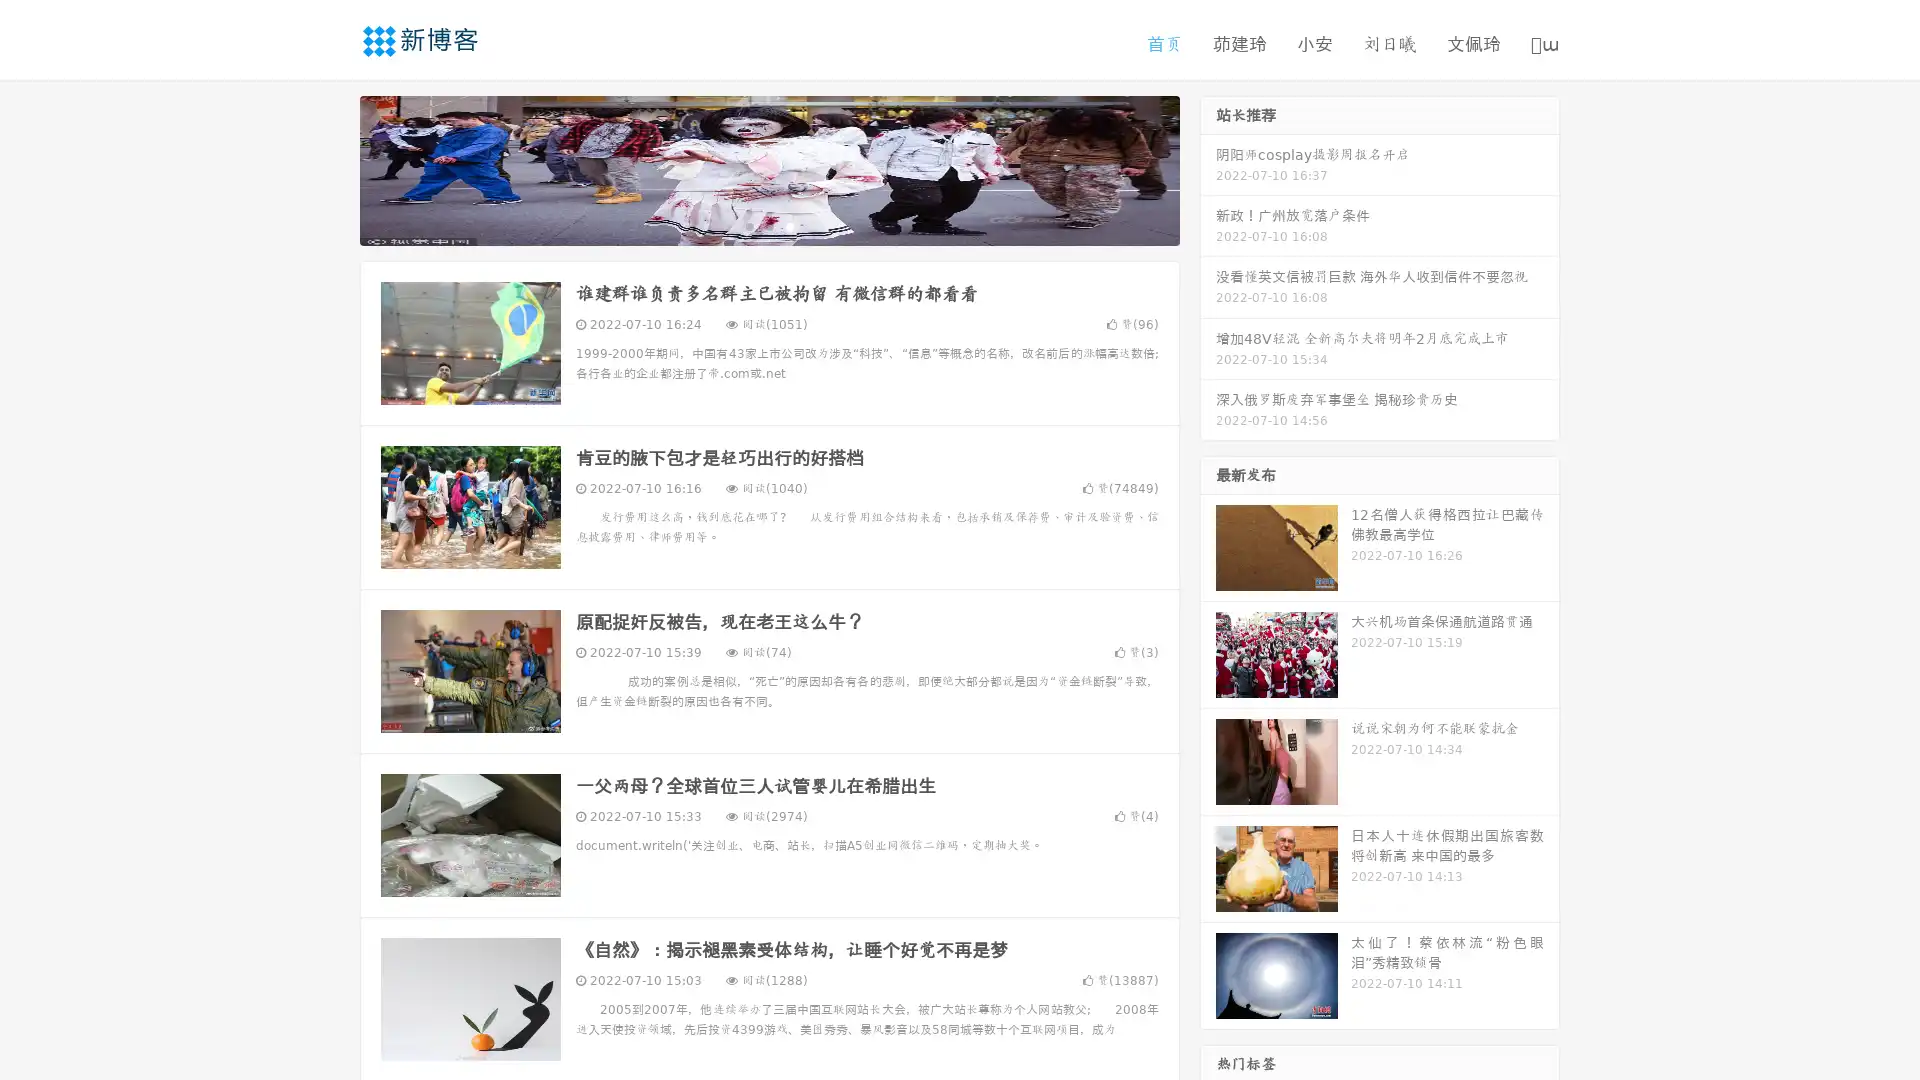 Image resolution: width=1920 pixels, height=1080 pixels. I want to click on Go to slide 2, so click(768, 225).